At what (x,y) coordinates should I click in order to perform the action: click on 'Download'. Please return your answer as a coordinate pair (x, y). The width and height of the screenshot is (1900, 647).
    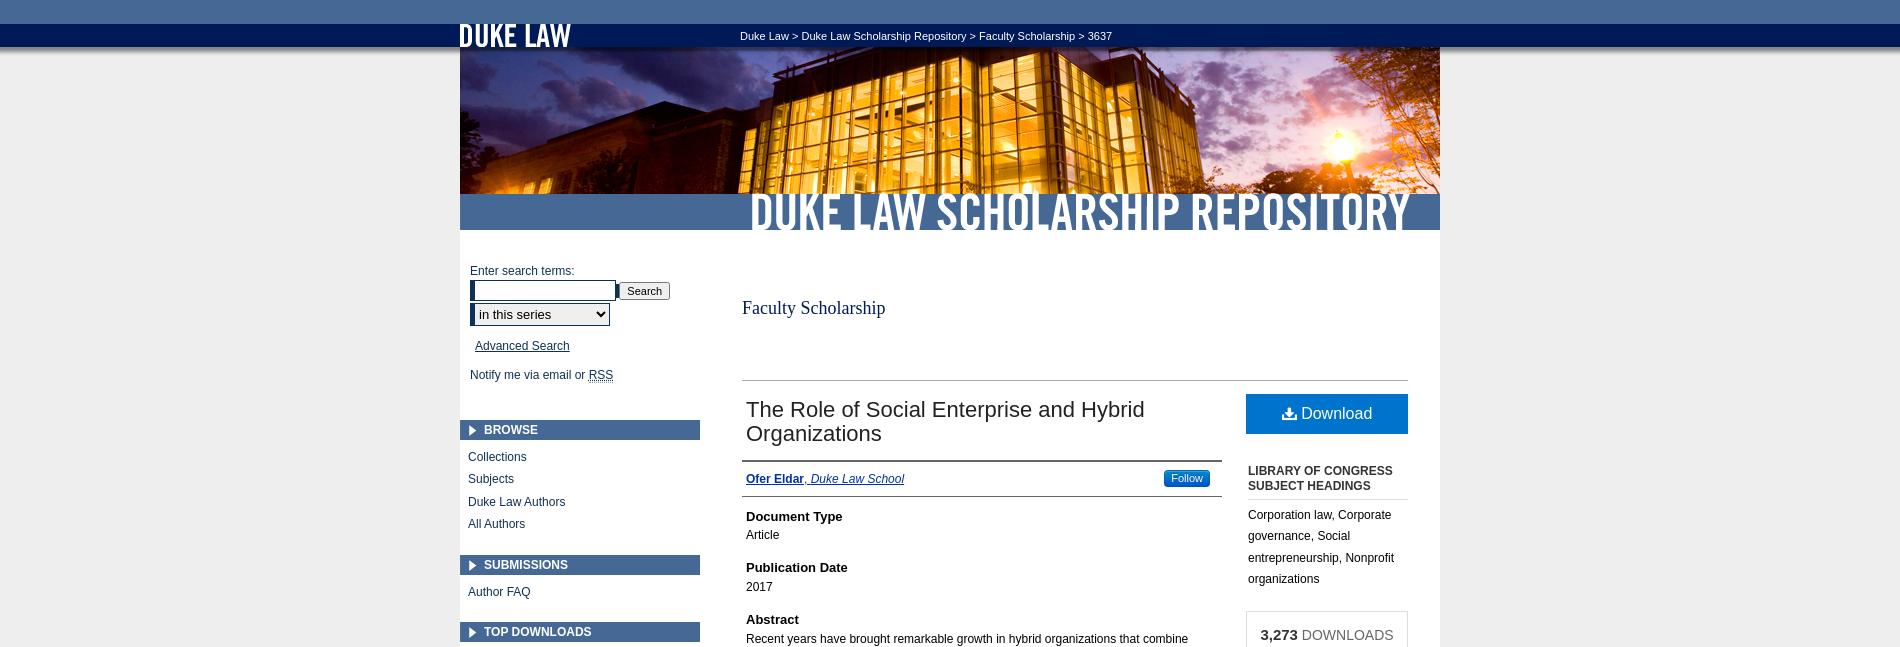
    Looking at the image, I should click on (1332, 412).